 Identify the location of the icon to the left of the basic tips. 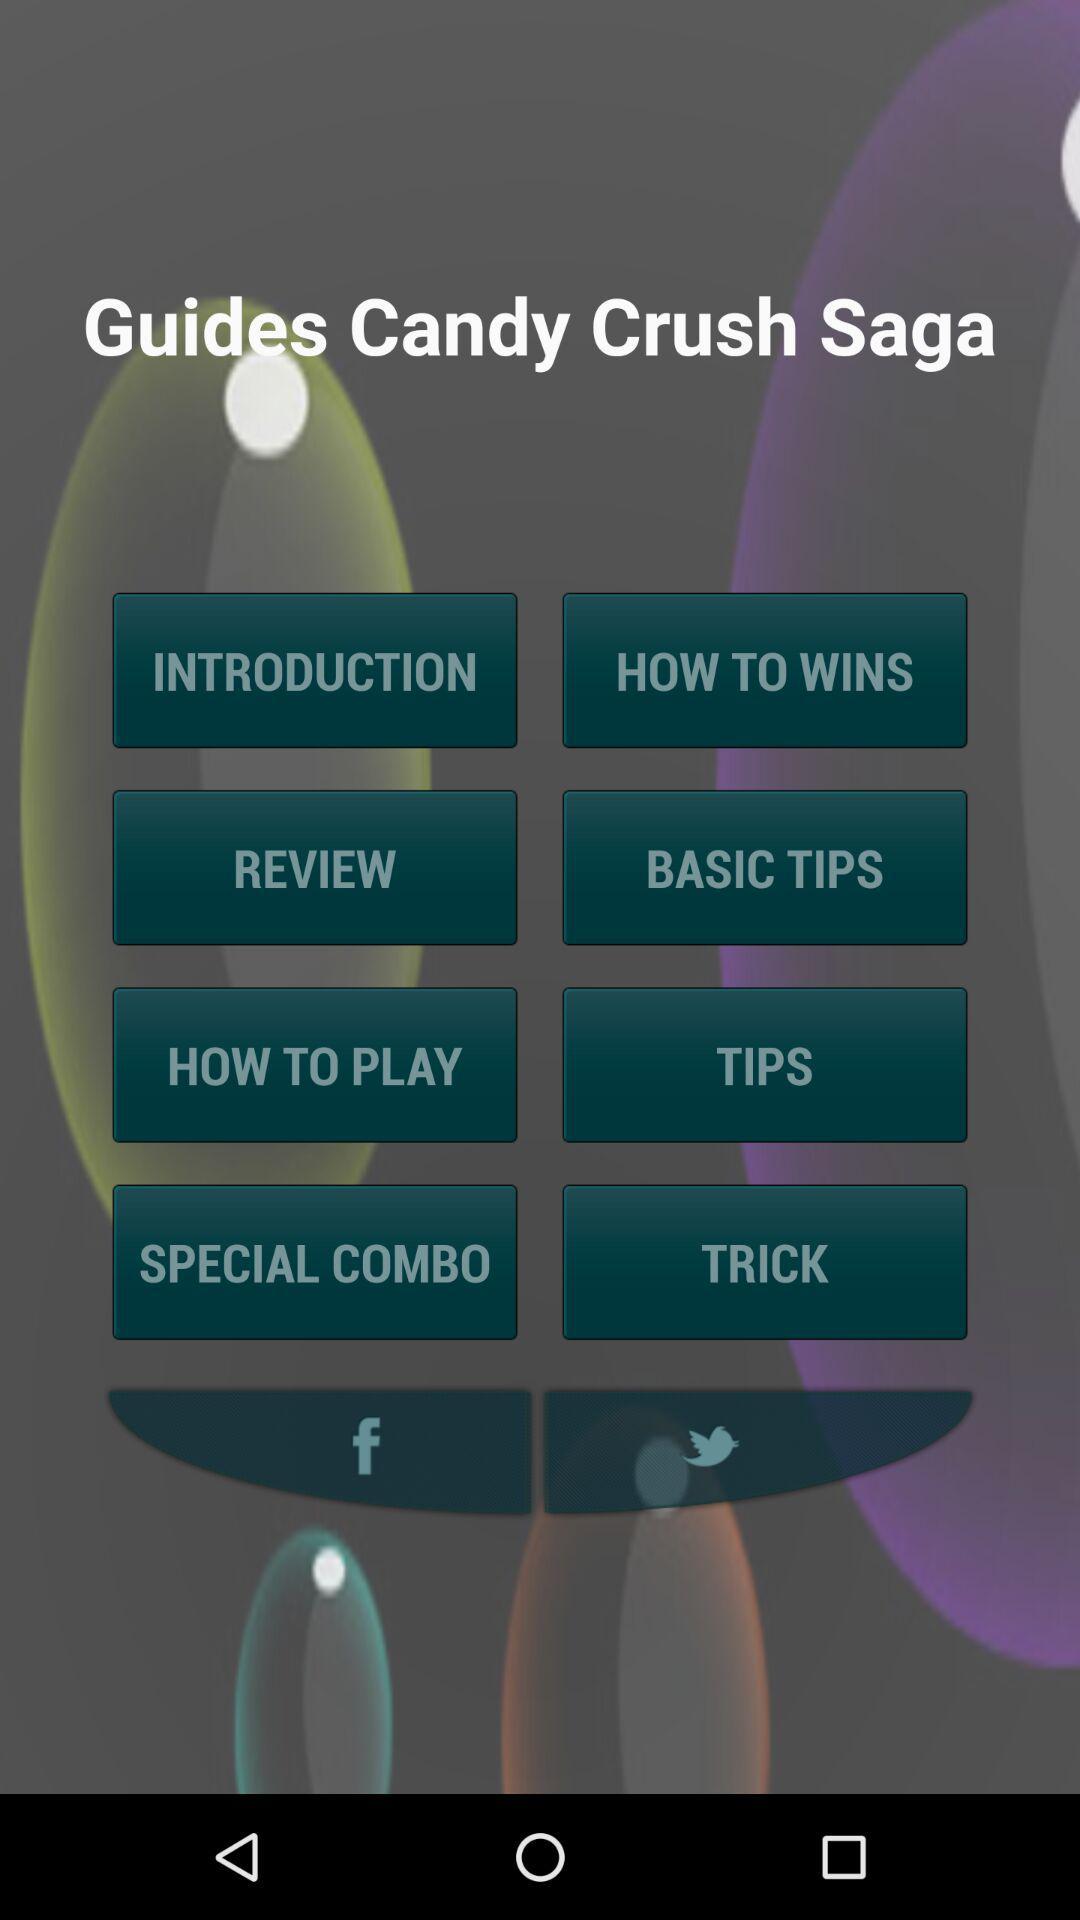
(315, 867).